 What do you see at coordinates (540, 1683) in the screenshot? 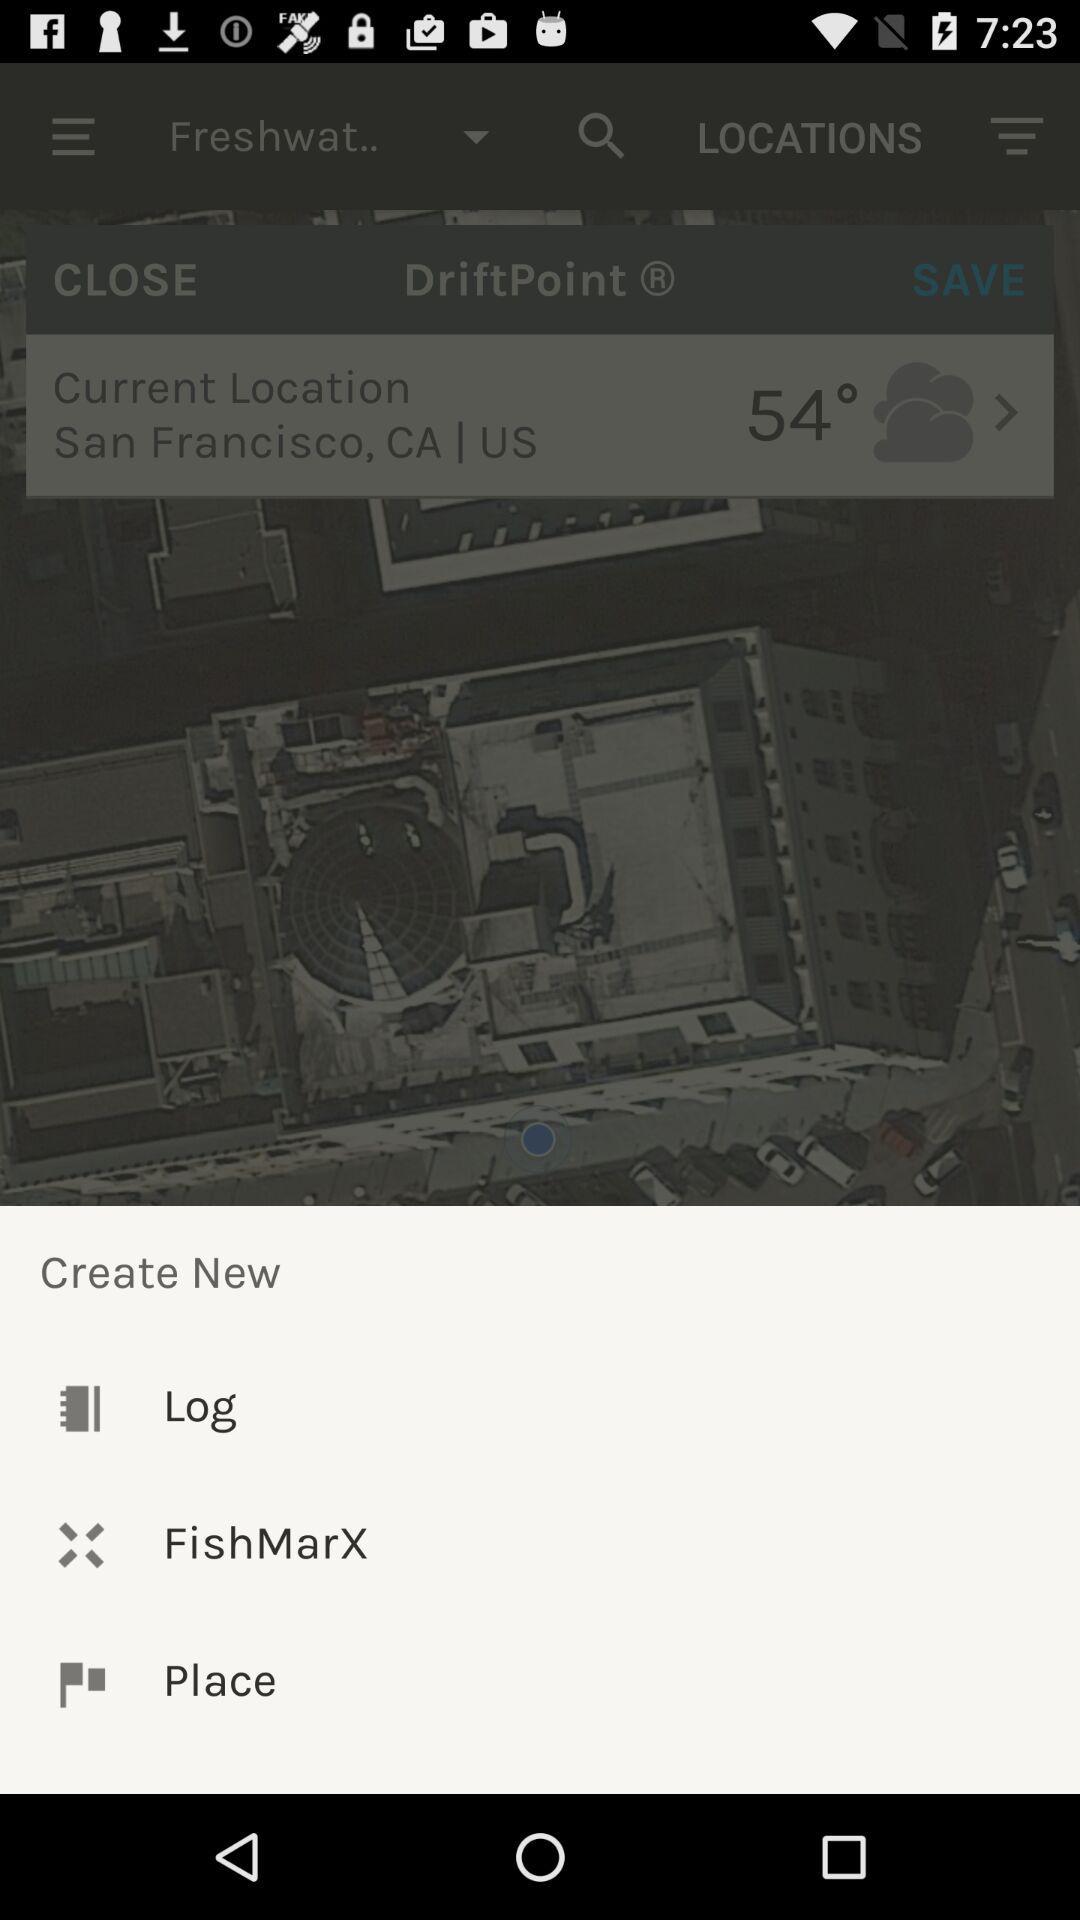
I see `the place` at bounding box center [540, 1683].